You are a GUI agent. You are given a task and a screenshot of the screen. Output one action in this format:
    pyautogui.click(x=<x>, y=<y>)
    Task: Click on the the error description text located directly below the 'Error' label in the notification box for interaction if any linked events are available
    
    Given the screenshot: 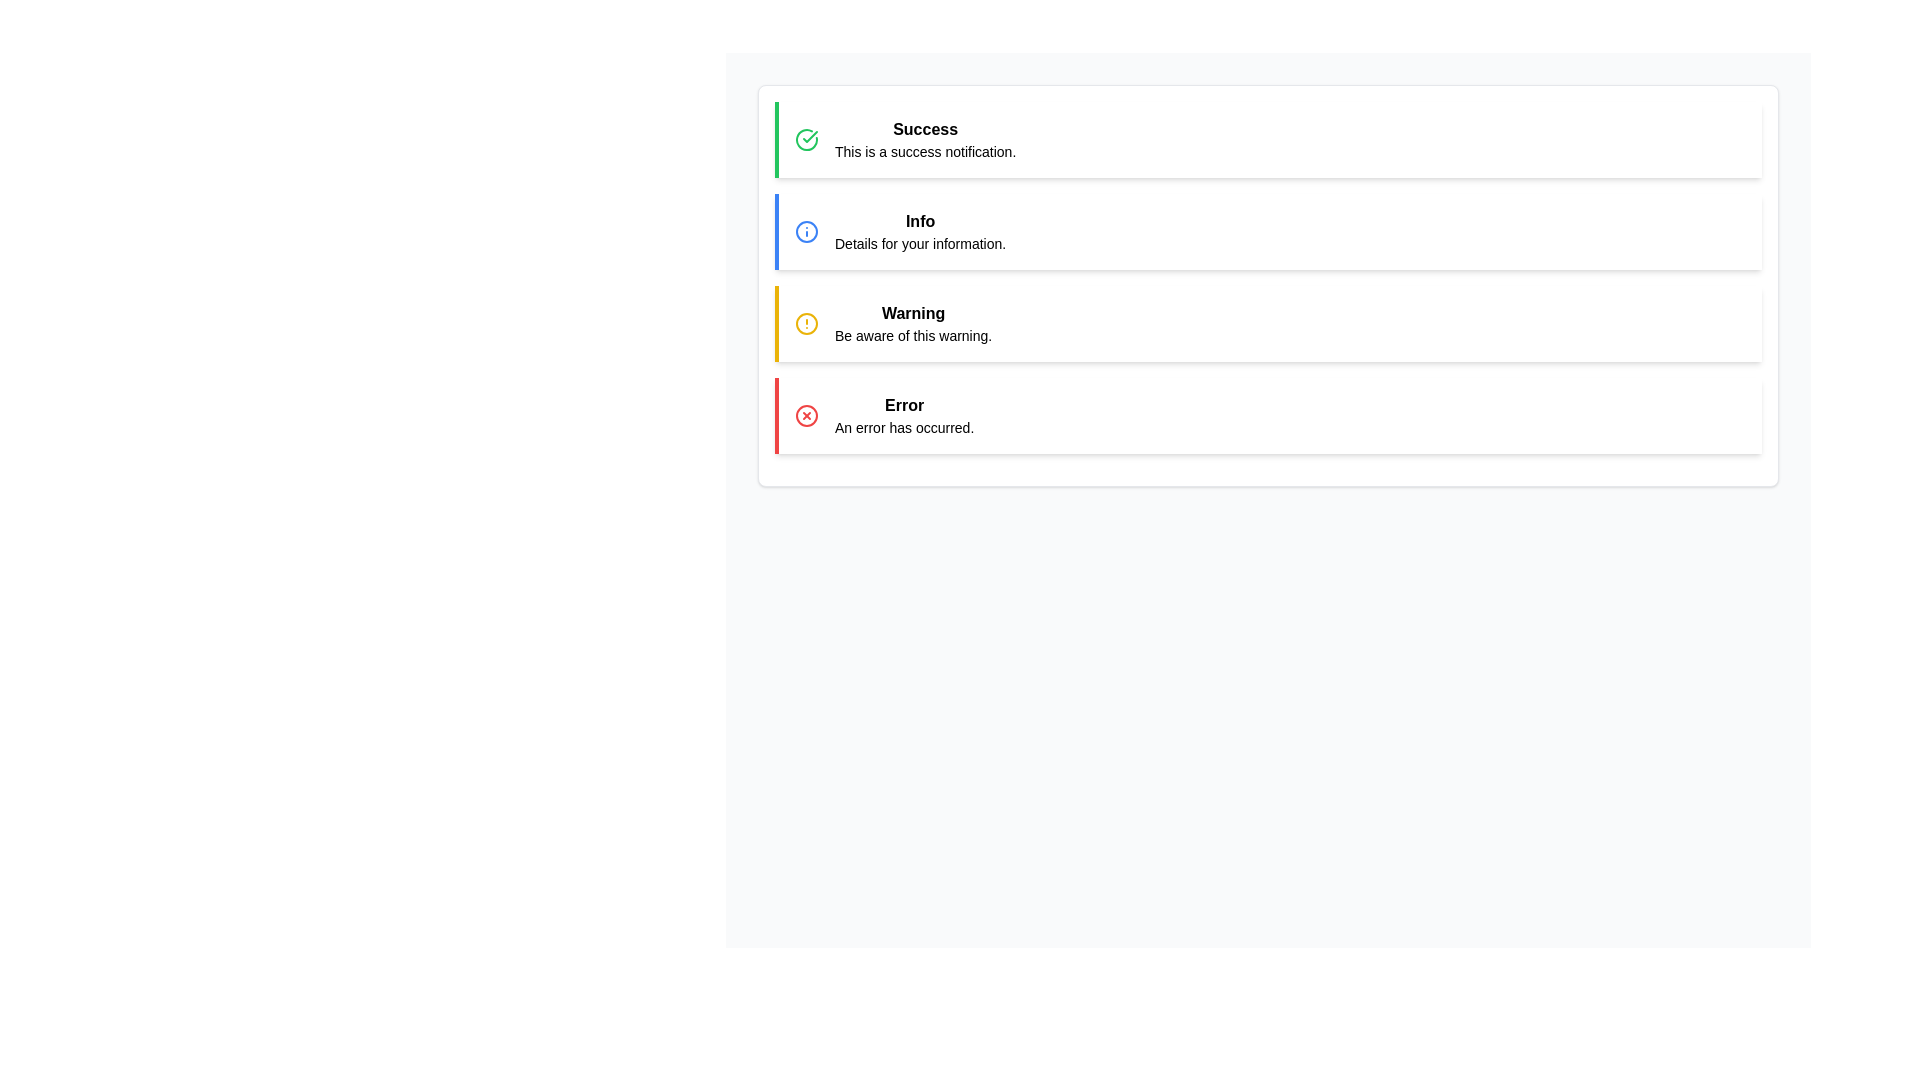 What is the action you would take?
    pyautogui.click(x=903, y=427)
    